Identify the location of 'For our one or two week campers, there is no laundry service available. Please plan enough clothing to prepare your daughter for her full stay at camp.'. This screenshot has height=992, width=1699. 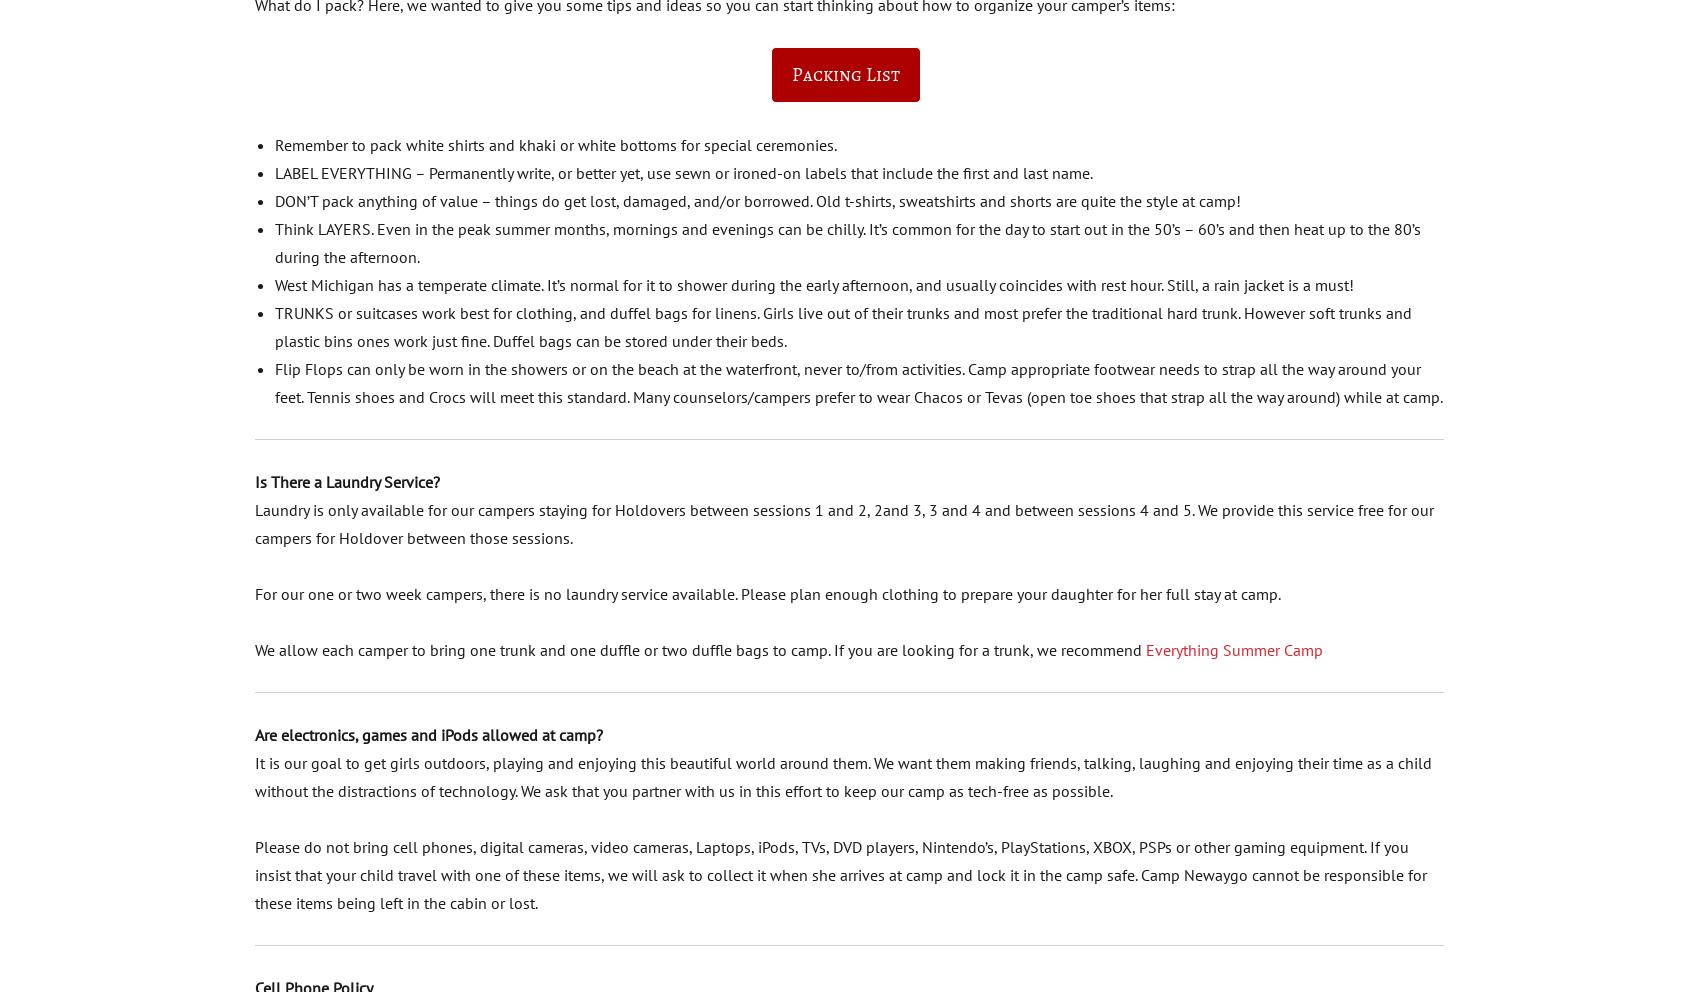
(766, 592).